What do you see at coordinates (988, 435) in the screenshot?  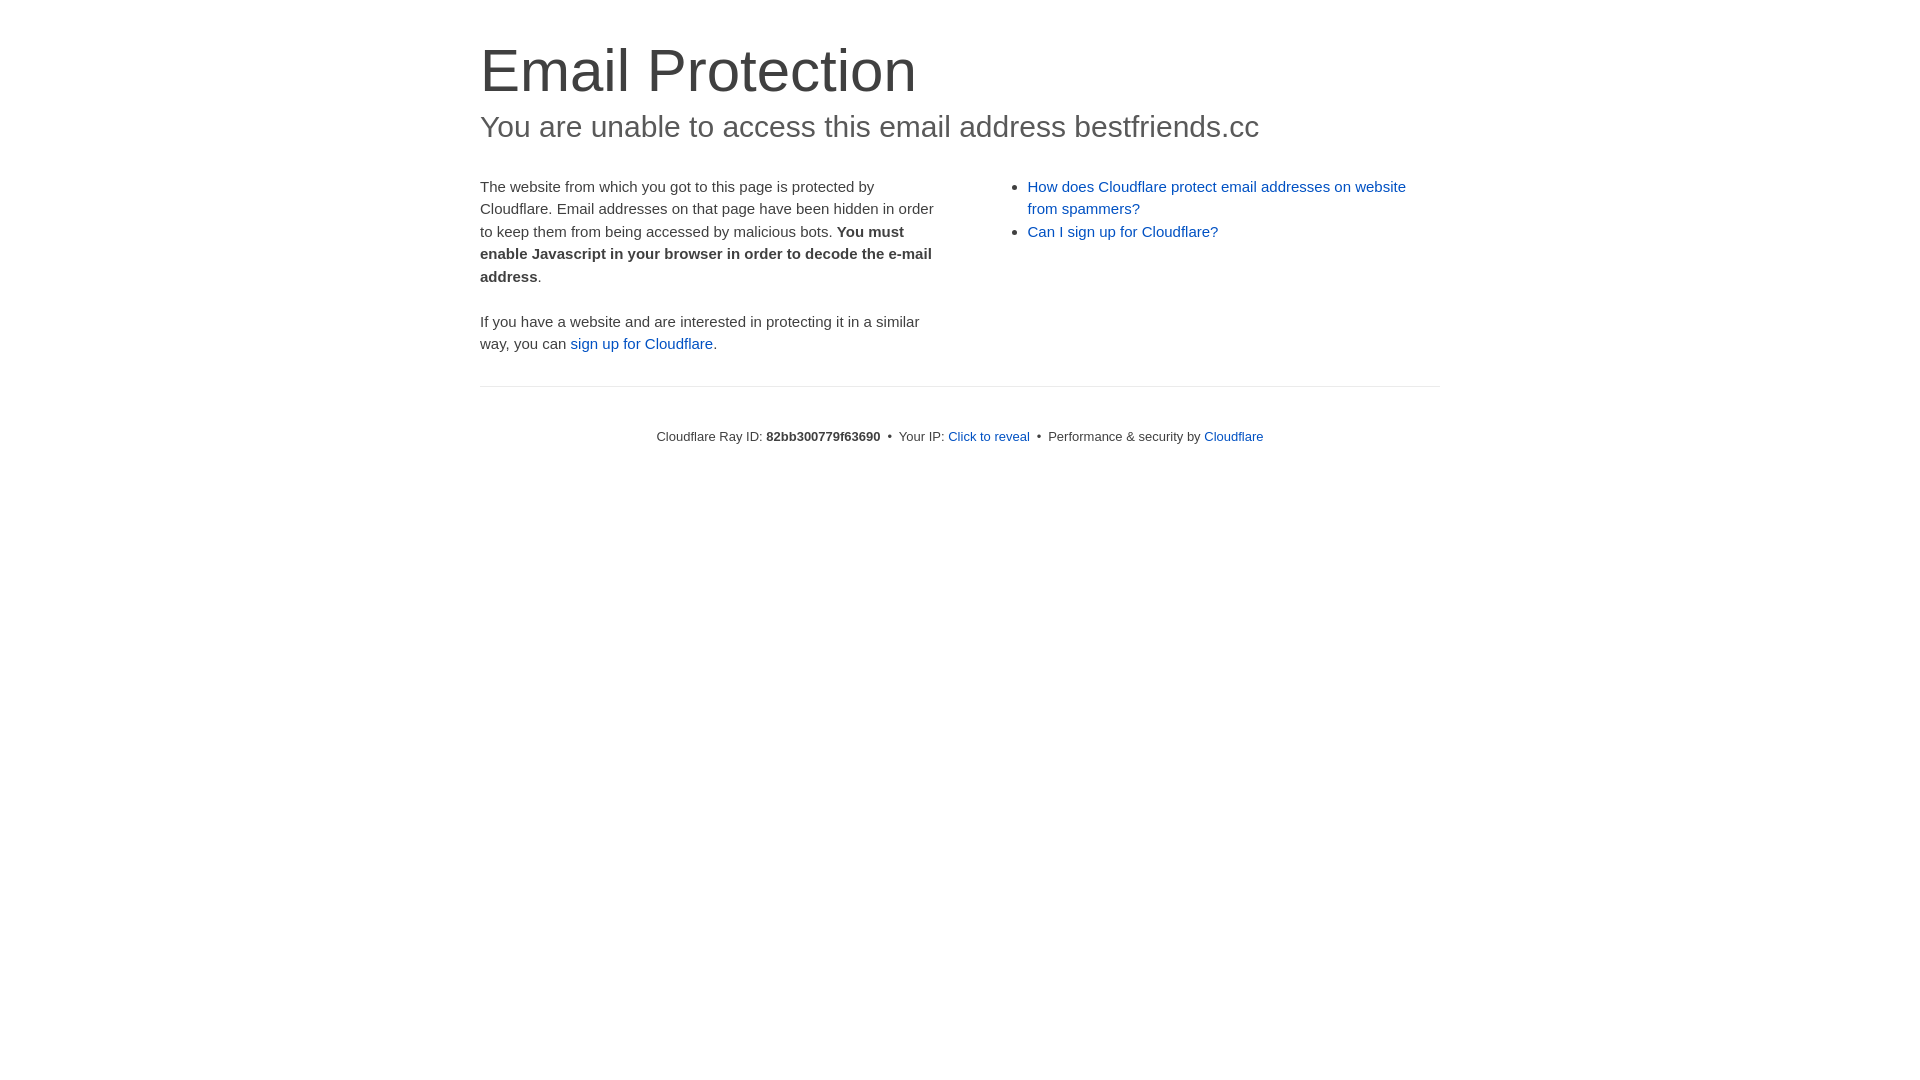 I see `'Click to reveal'` at bounding box center [988, 435].